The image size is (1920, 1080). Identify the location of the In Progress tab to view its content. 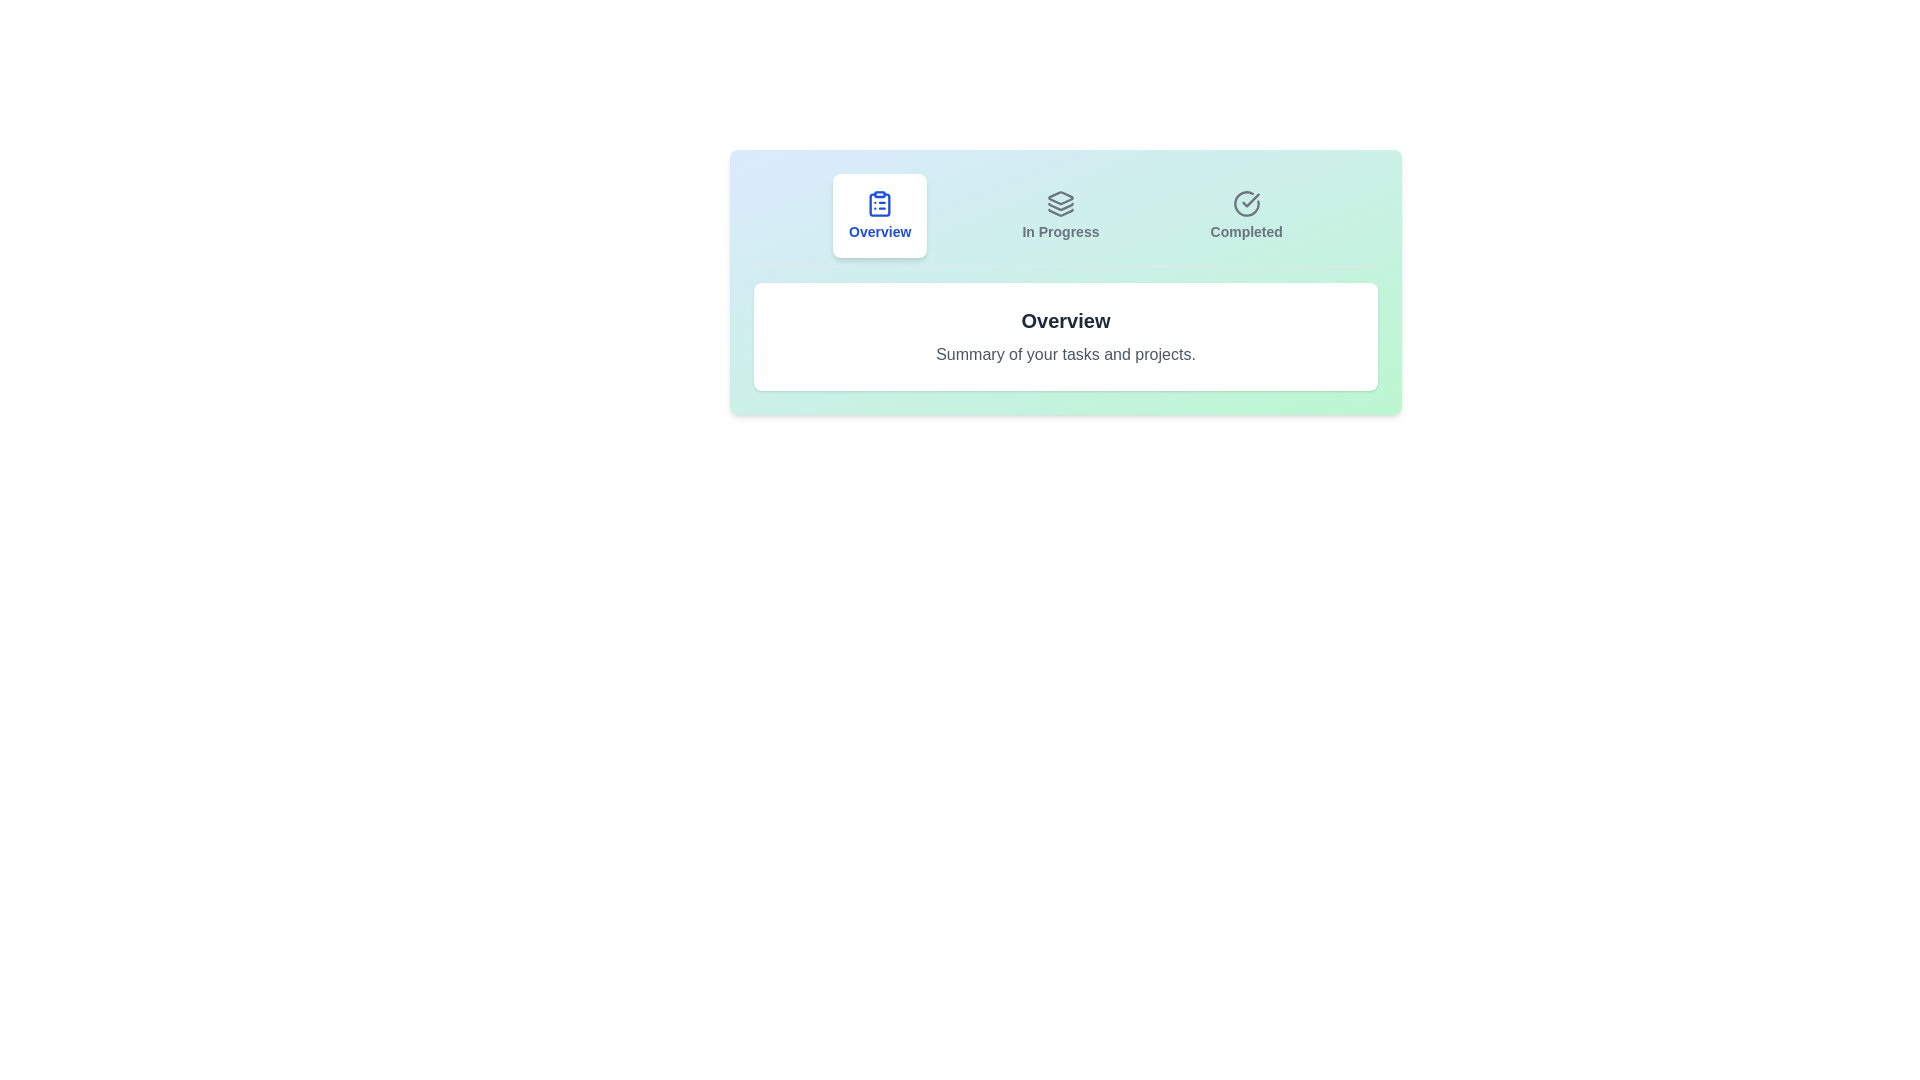
(1059, 216).